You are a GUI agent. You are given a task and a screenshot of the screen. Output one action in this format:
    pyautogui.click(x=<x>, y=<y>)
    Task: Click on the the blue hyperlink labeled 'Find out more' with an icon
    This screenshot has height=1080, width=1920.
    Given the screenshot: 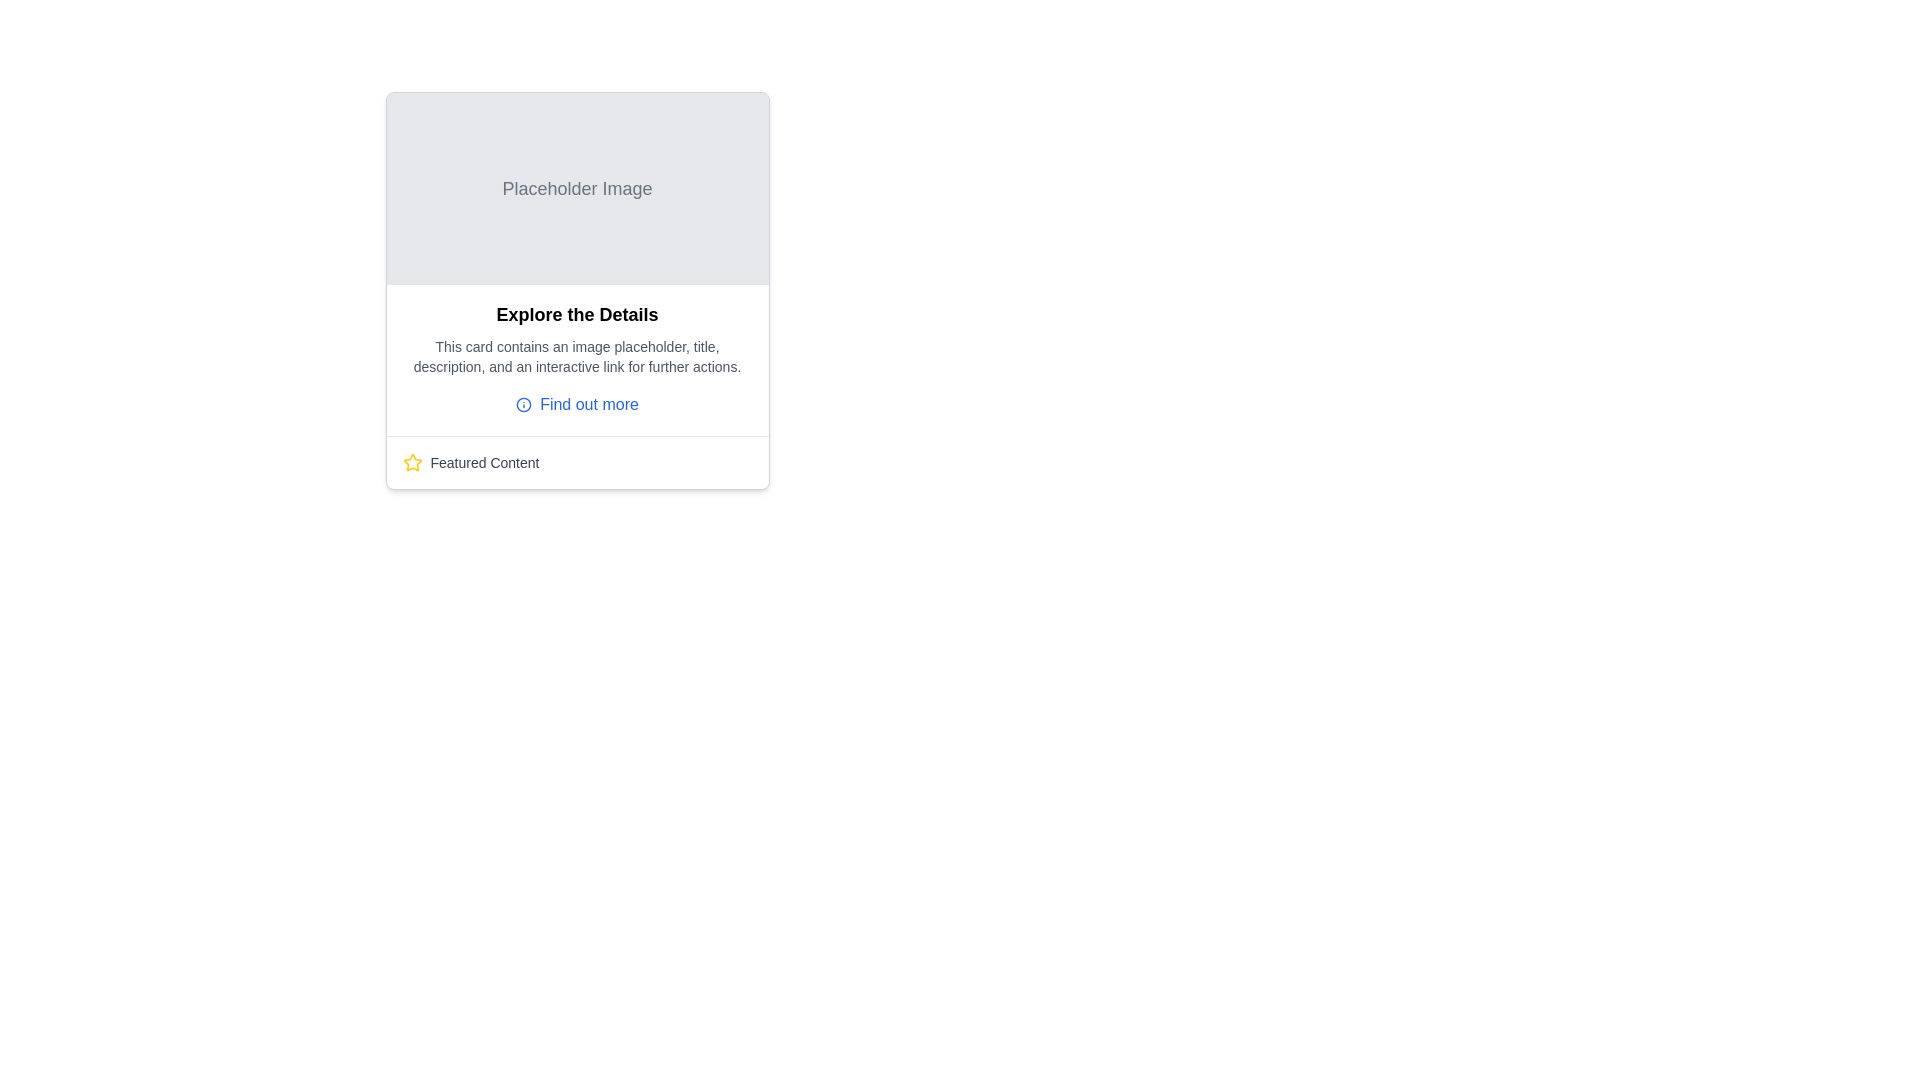 What is the action you would take?
    pyautogui.click(x=576, y=405)
    